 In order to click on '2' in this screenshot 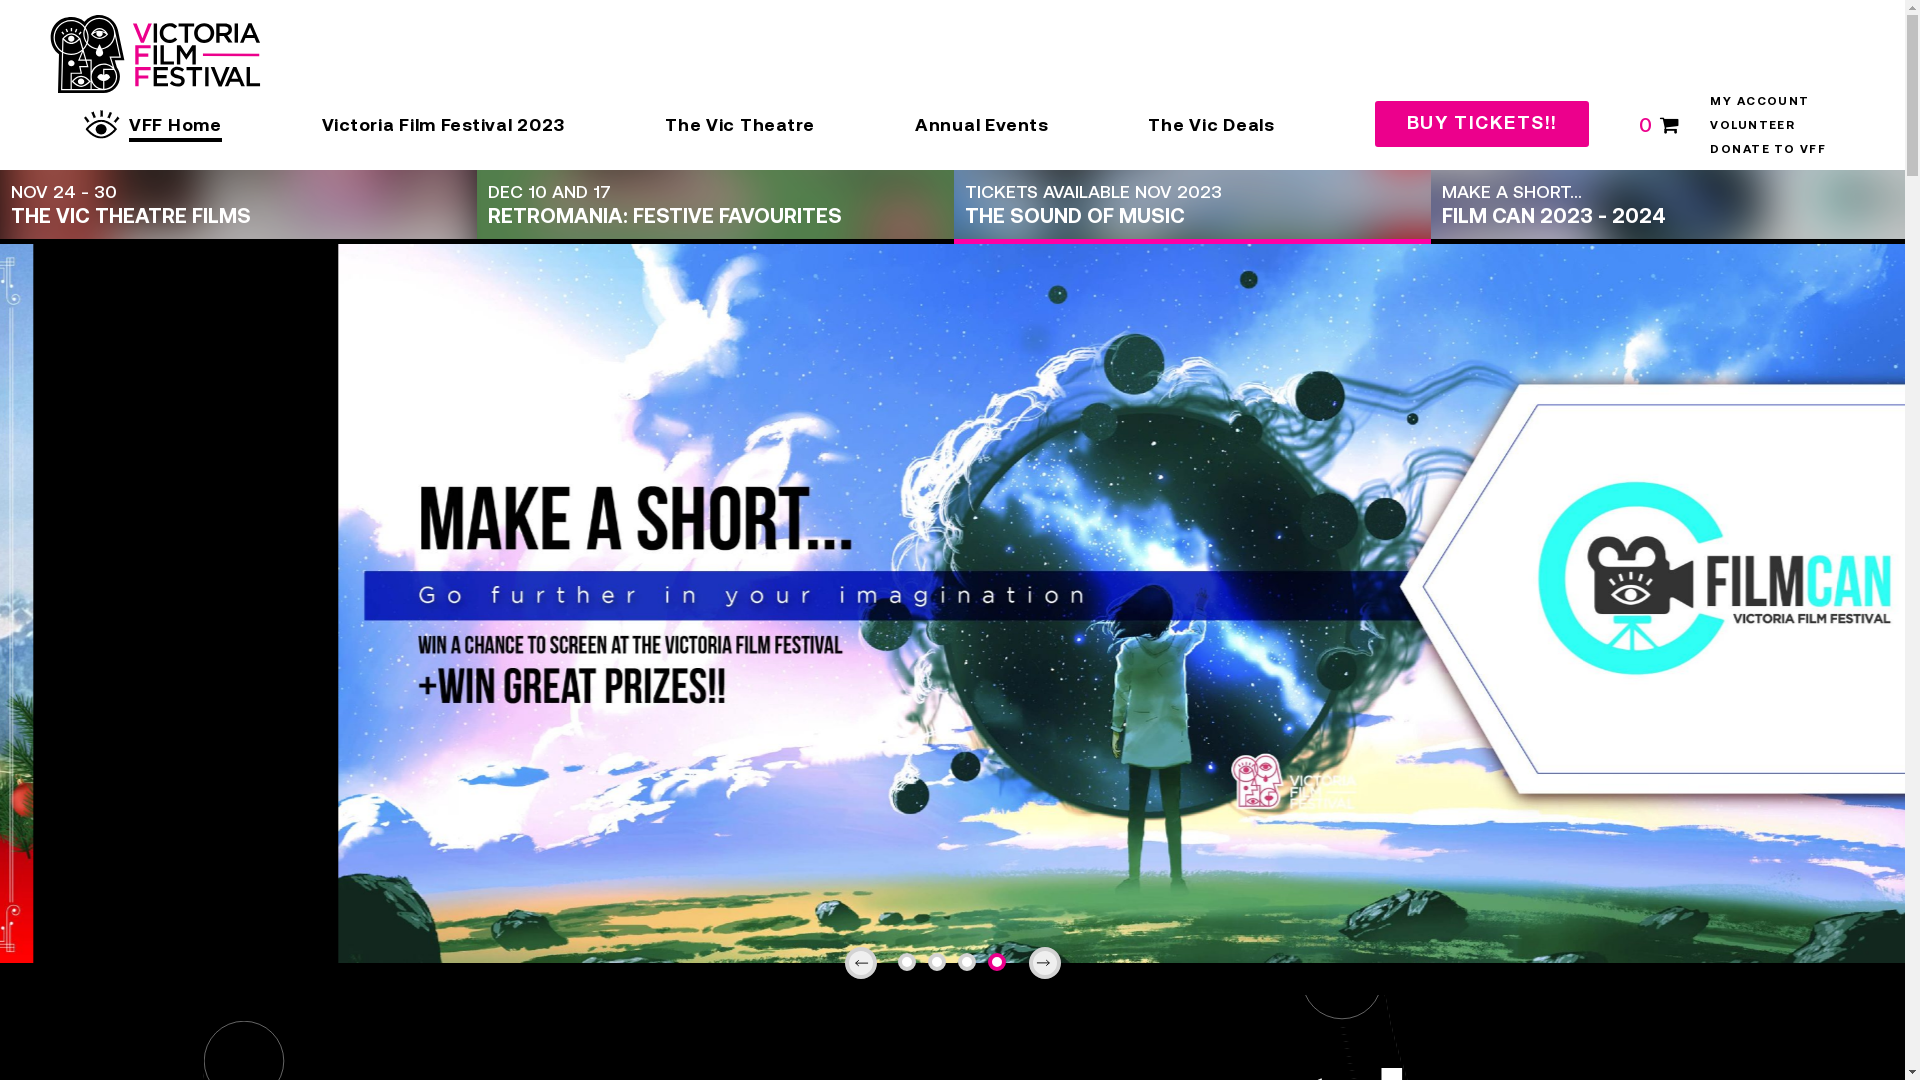, I will do `click(936, 962)`.